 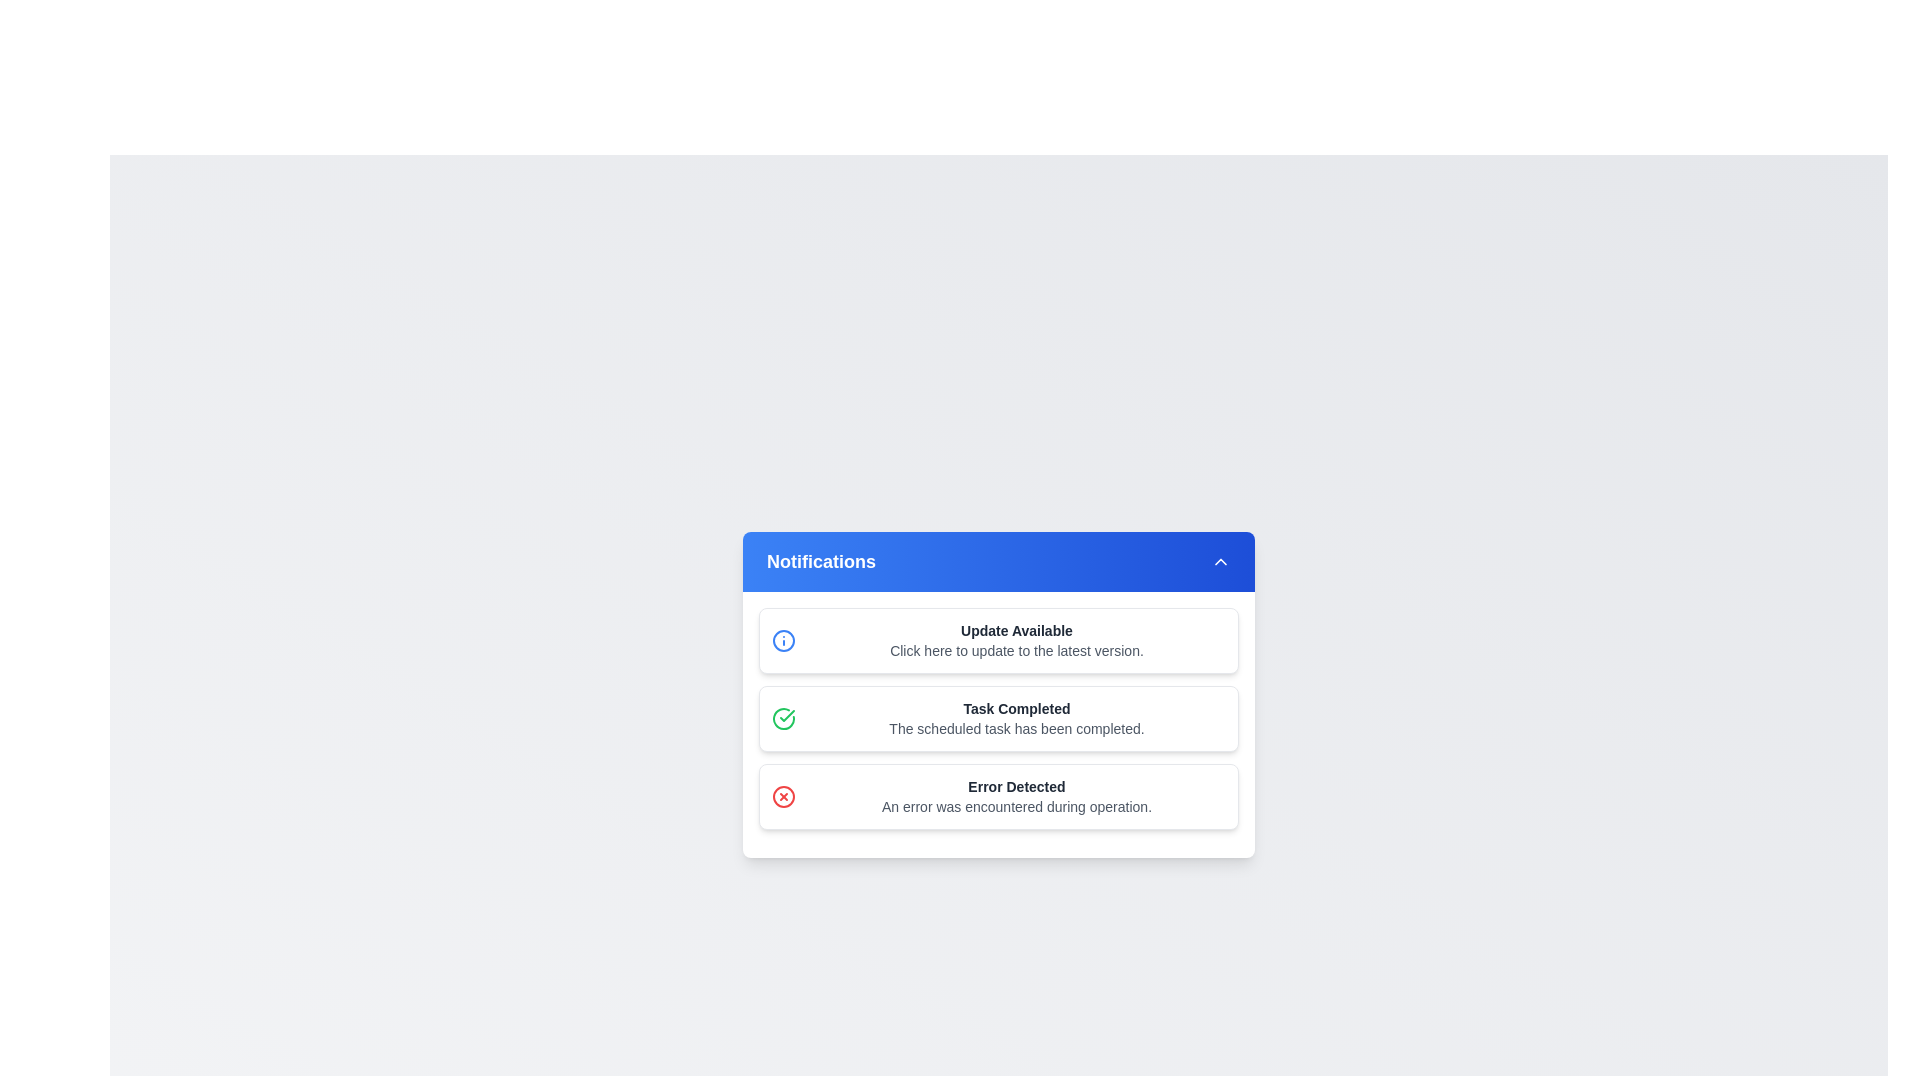 I want to click on the notification item titled 'Task Completed' which is the second notification in the list, containing a green checkmark icon and a description about task completion, so click(x=998, y=693).